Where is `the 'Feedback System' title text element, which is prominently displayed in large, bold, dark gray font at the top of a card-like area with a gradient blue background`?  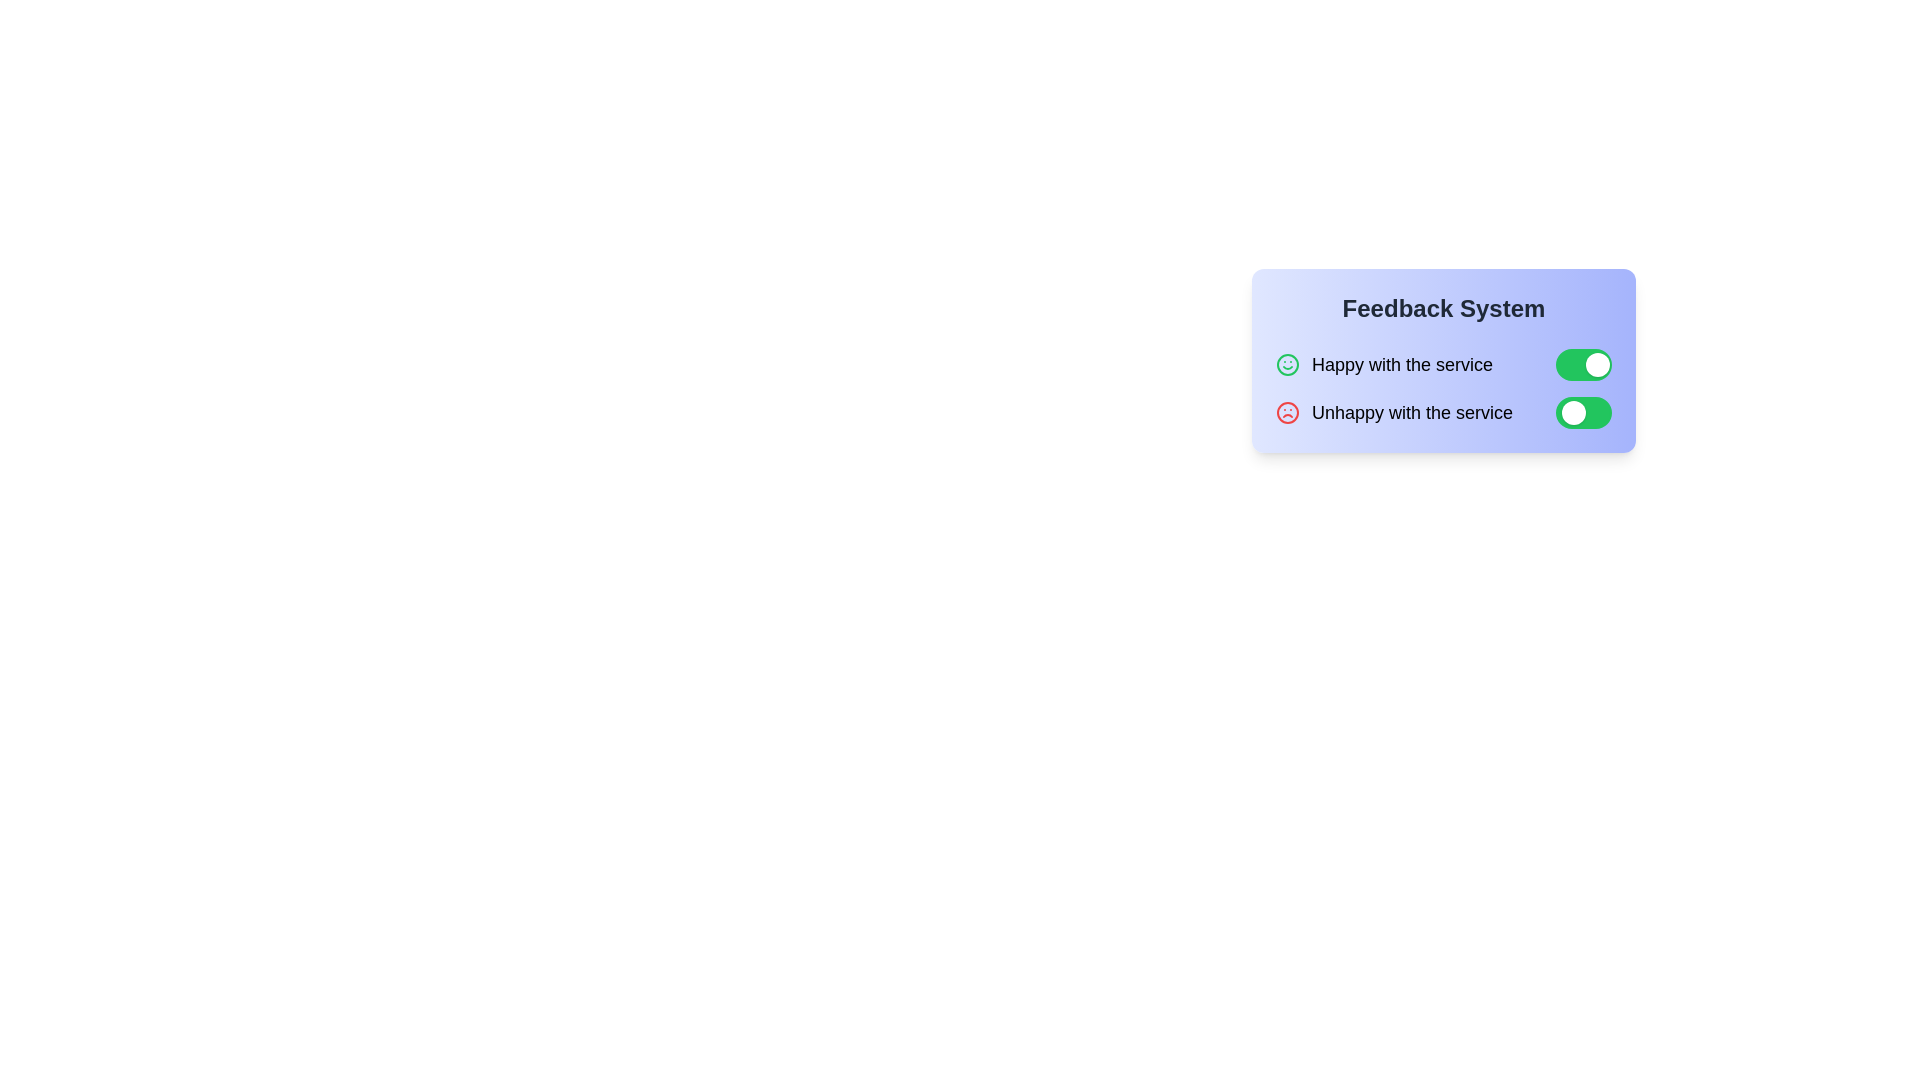 the 'Feedback System' title text element, which is prominently displayed in large, bold, dark gray font at the top of a card-like area with a gradient blue background is located at coordinates (1444, 308).